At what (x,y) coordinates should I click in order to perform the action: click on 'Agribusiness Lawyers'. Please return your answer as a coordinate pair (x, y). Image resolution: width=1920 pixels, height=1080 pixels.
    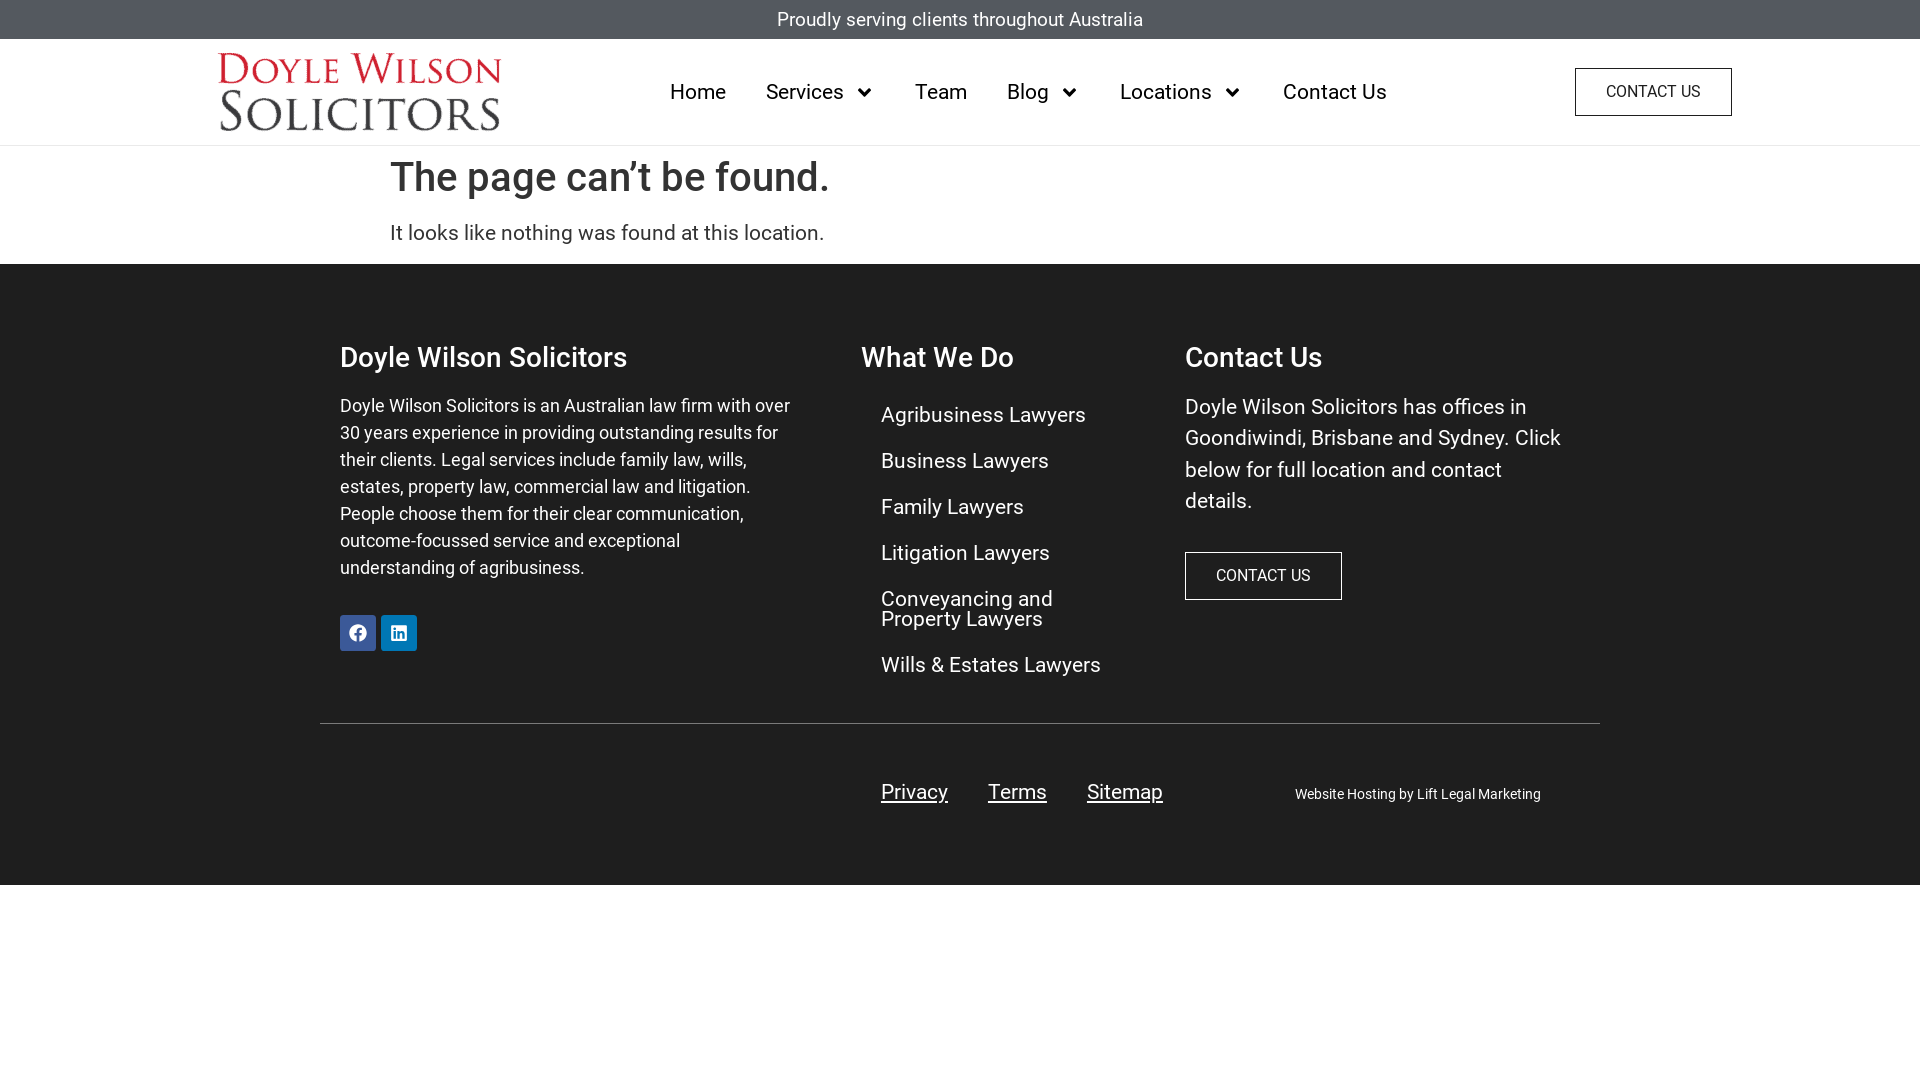
    Looking at the image, I should click on (1003, 414).